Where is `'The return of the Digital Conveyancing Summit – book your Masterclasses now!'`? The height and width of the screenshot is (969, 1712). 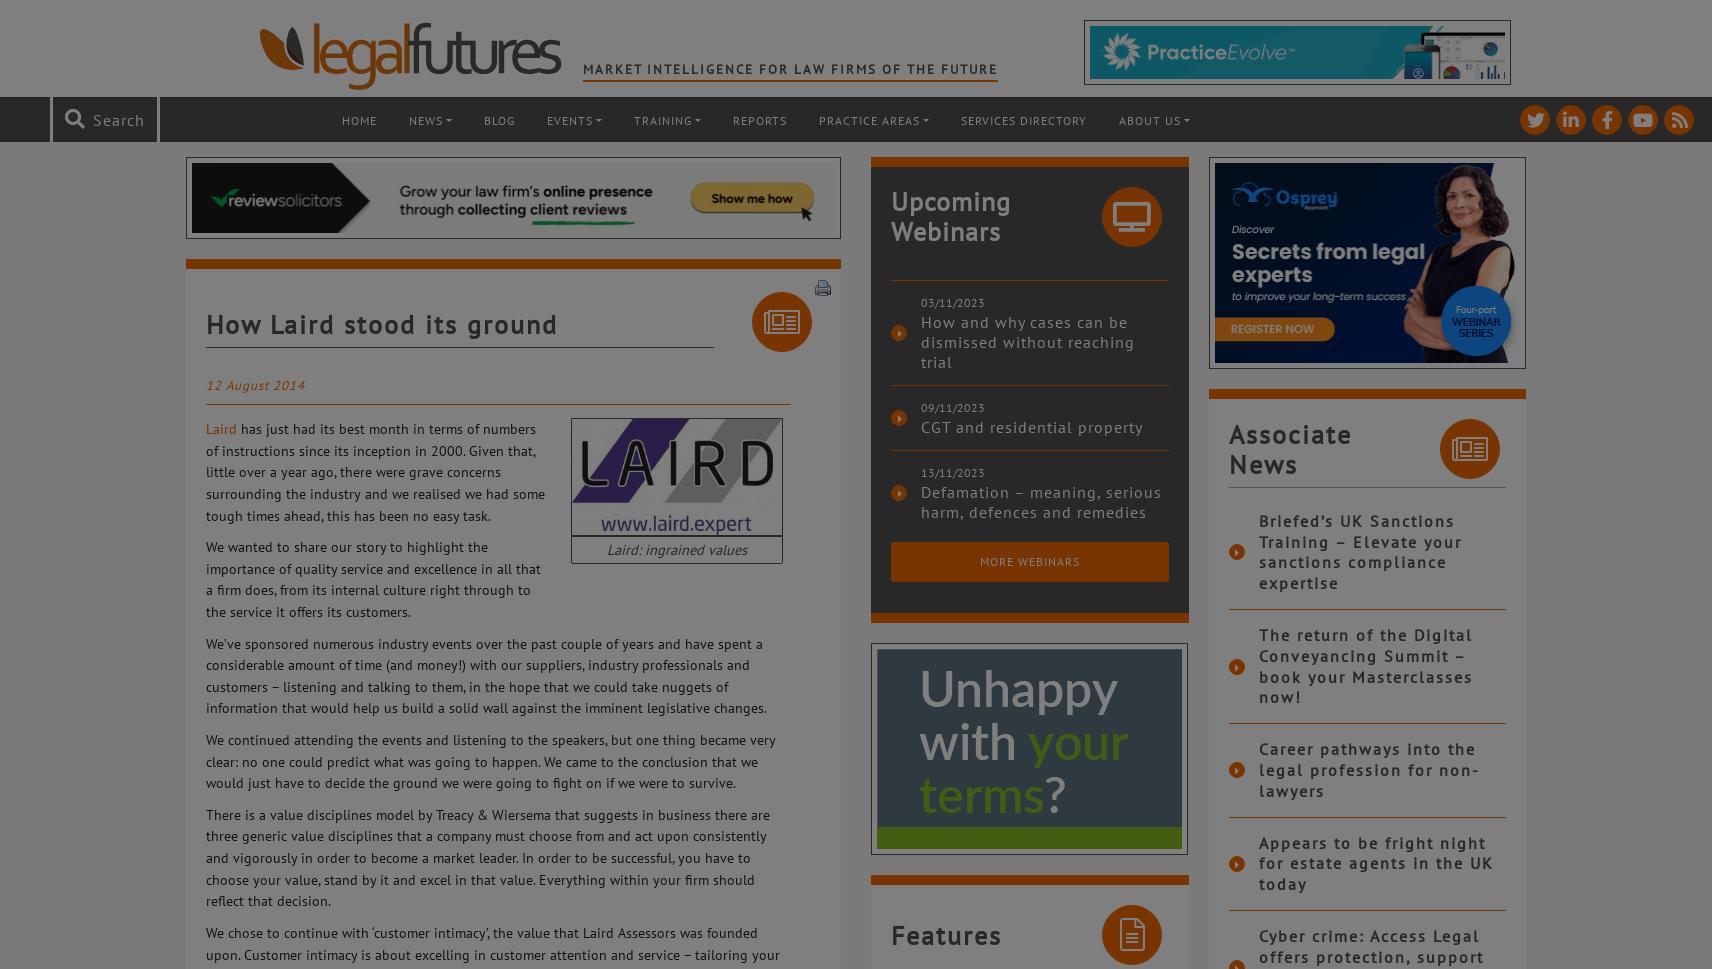 'The return of the Digital Conveyancing Summit – book your Masterclasses now!' is located at coordinates (1257, 664).